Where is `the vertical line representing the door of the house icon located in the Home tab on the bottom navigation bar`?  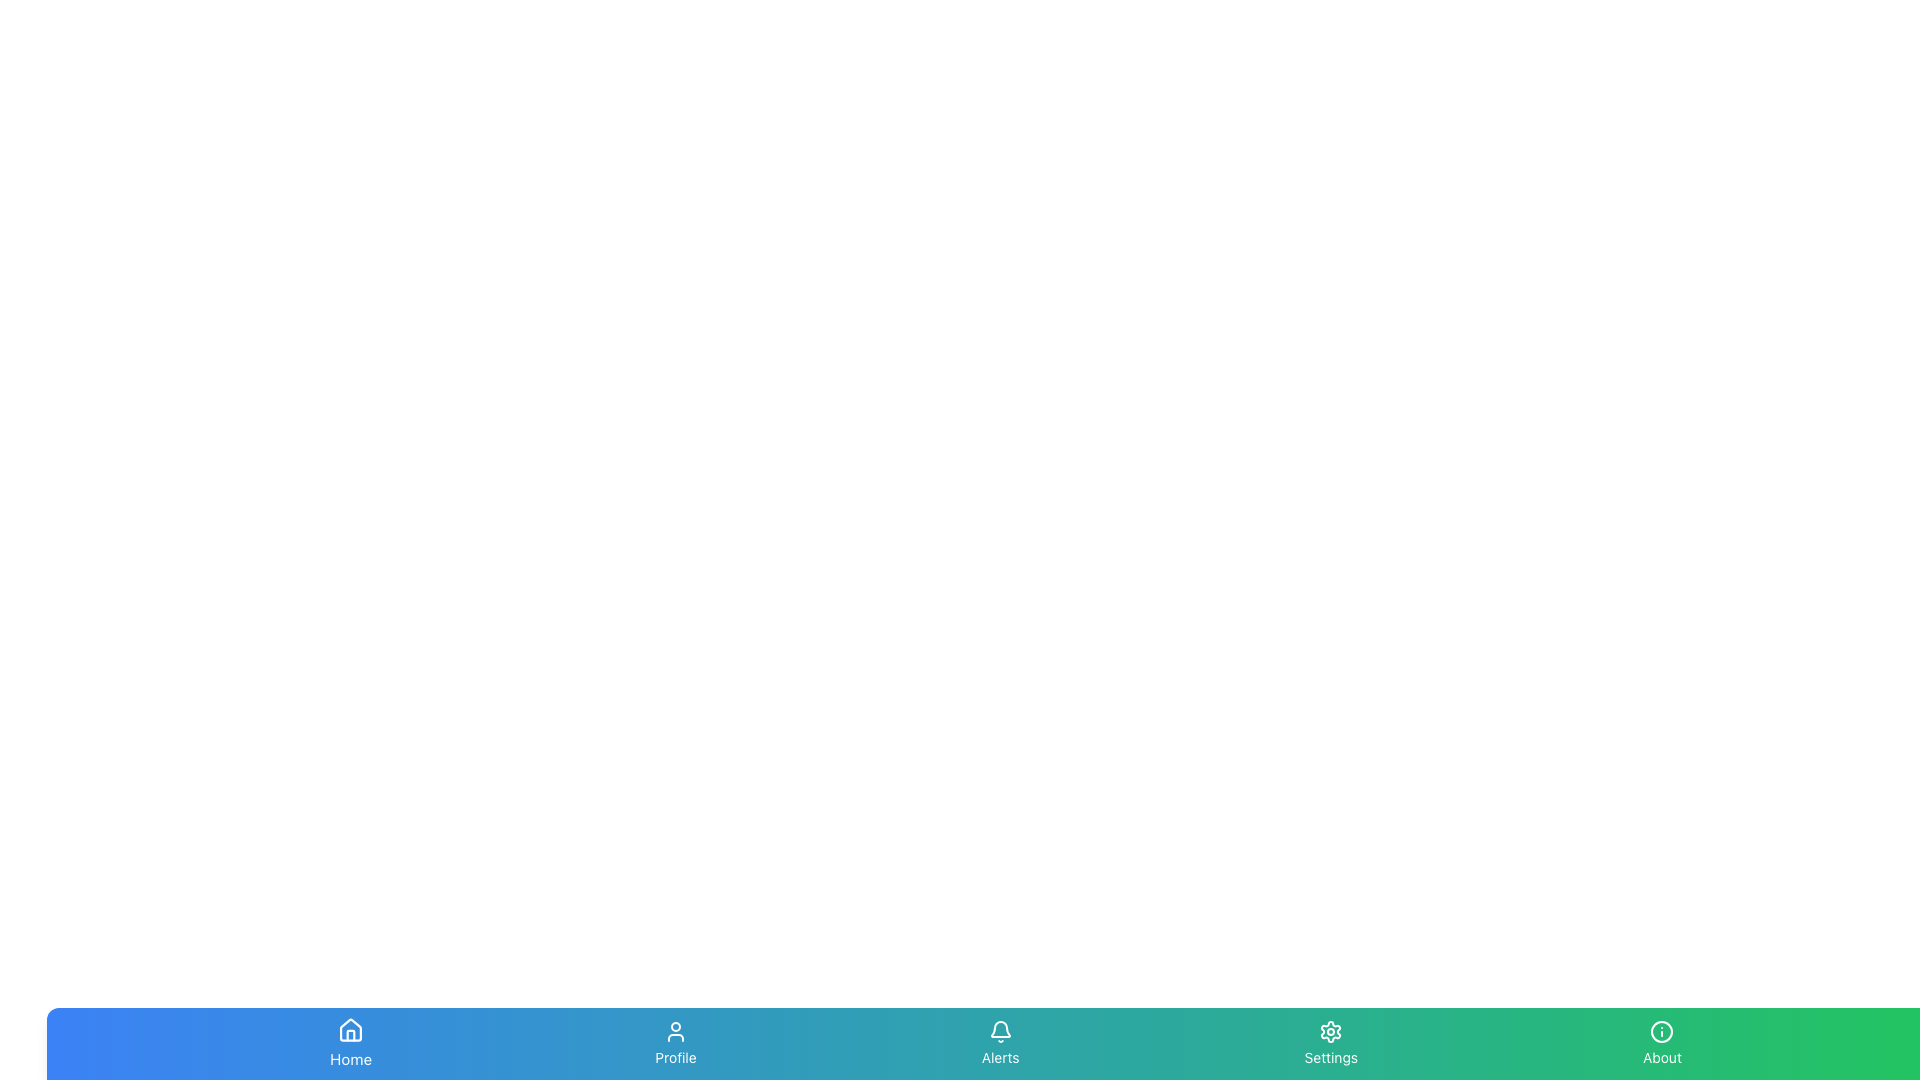 the vertical line representing the door of the house icon located in the Home tab on the bottom navigation bar is located at coordinates (351, 1035).